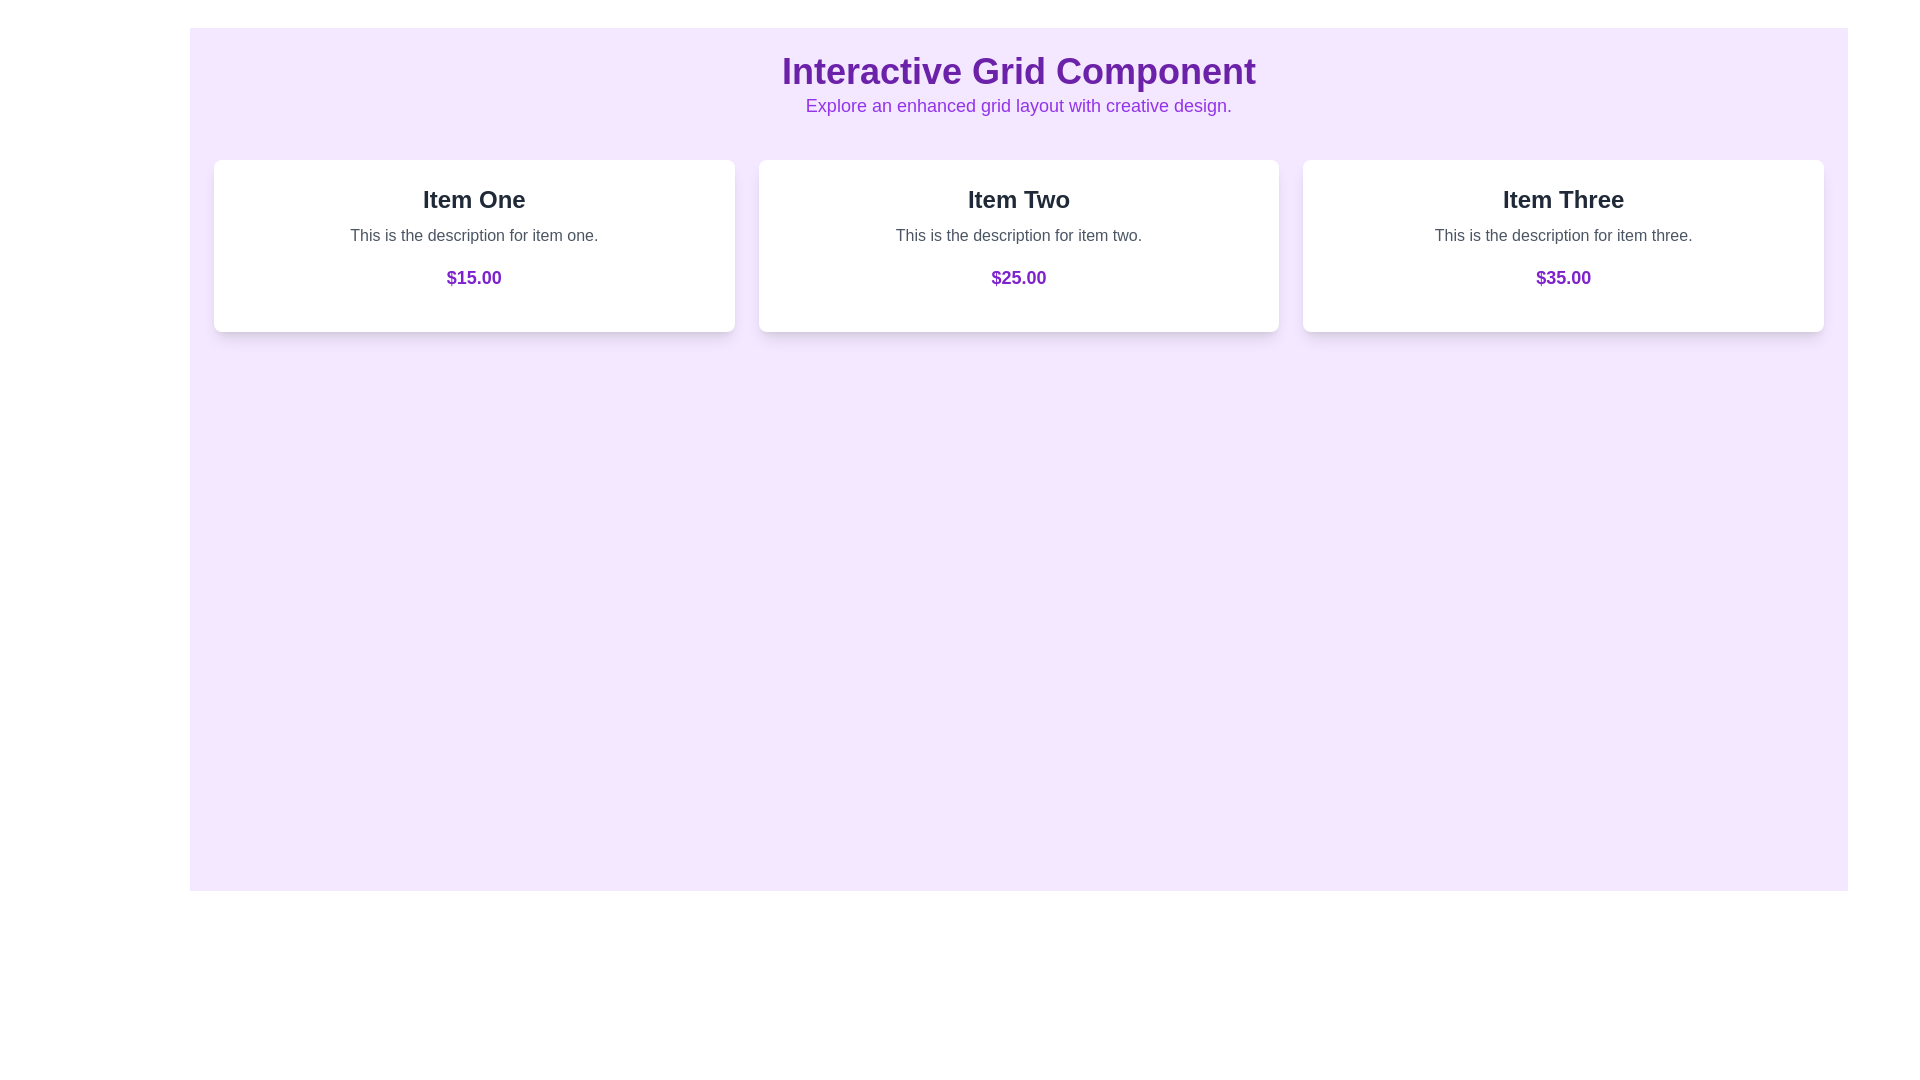  I want to click on the text label that serves as the title for the third card, labeled 'Item Three', which is centrally aligned at the top of the card, so click(1562, 200).